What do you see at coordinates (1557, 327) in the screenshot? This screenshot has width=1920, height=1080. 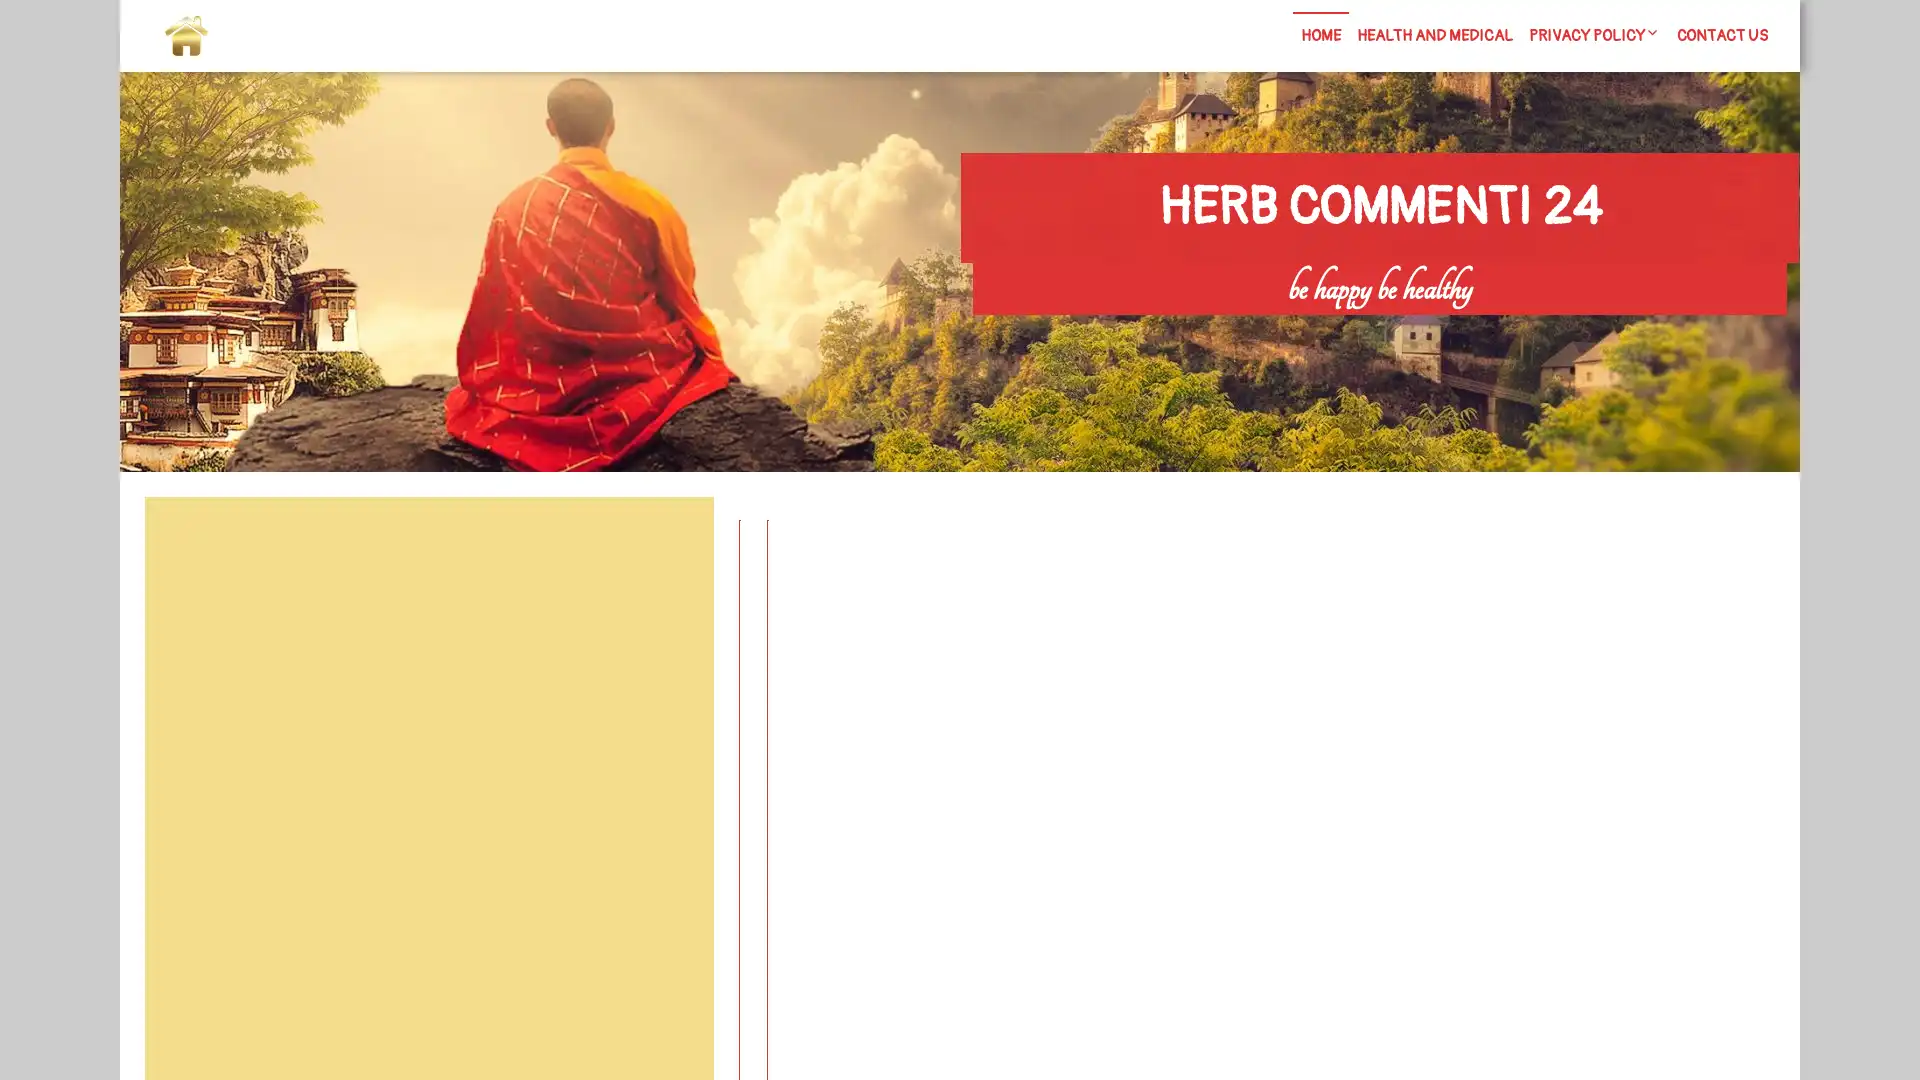 I see `Search` at bounding box center [1557, 327].